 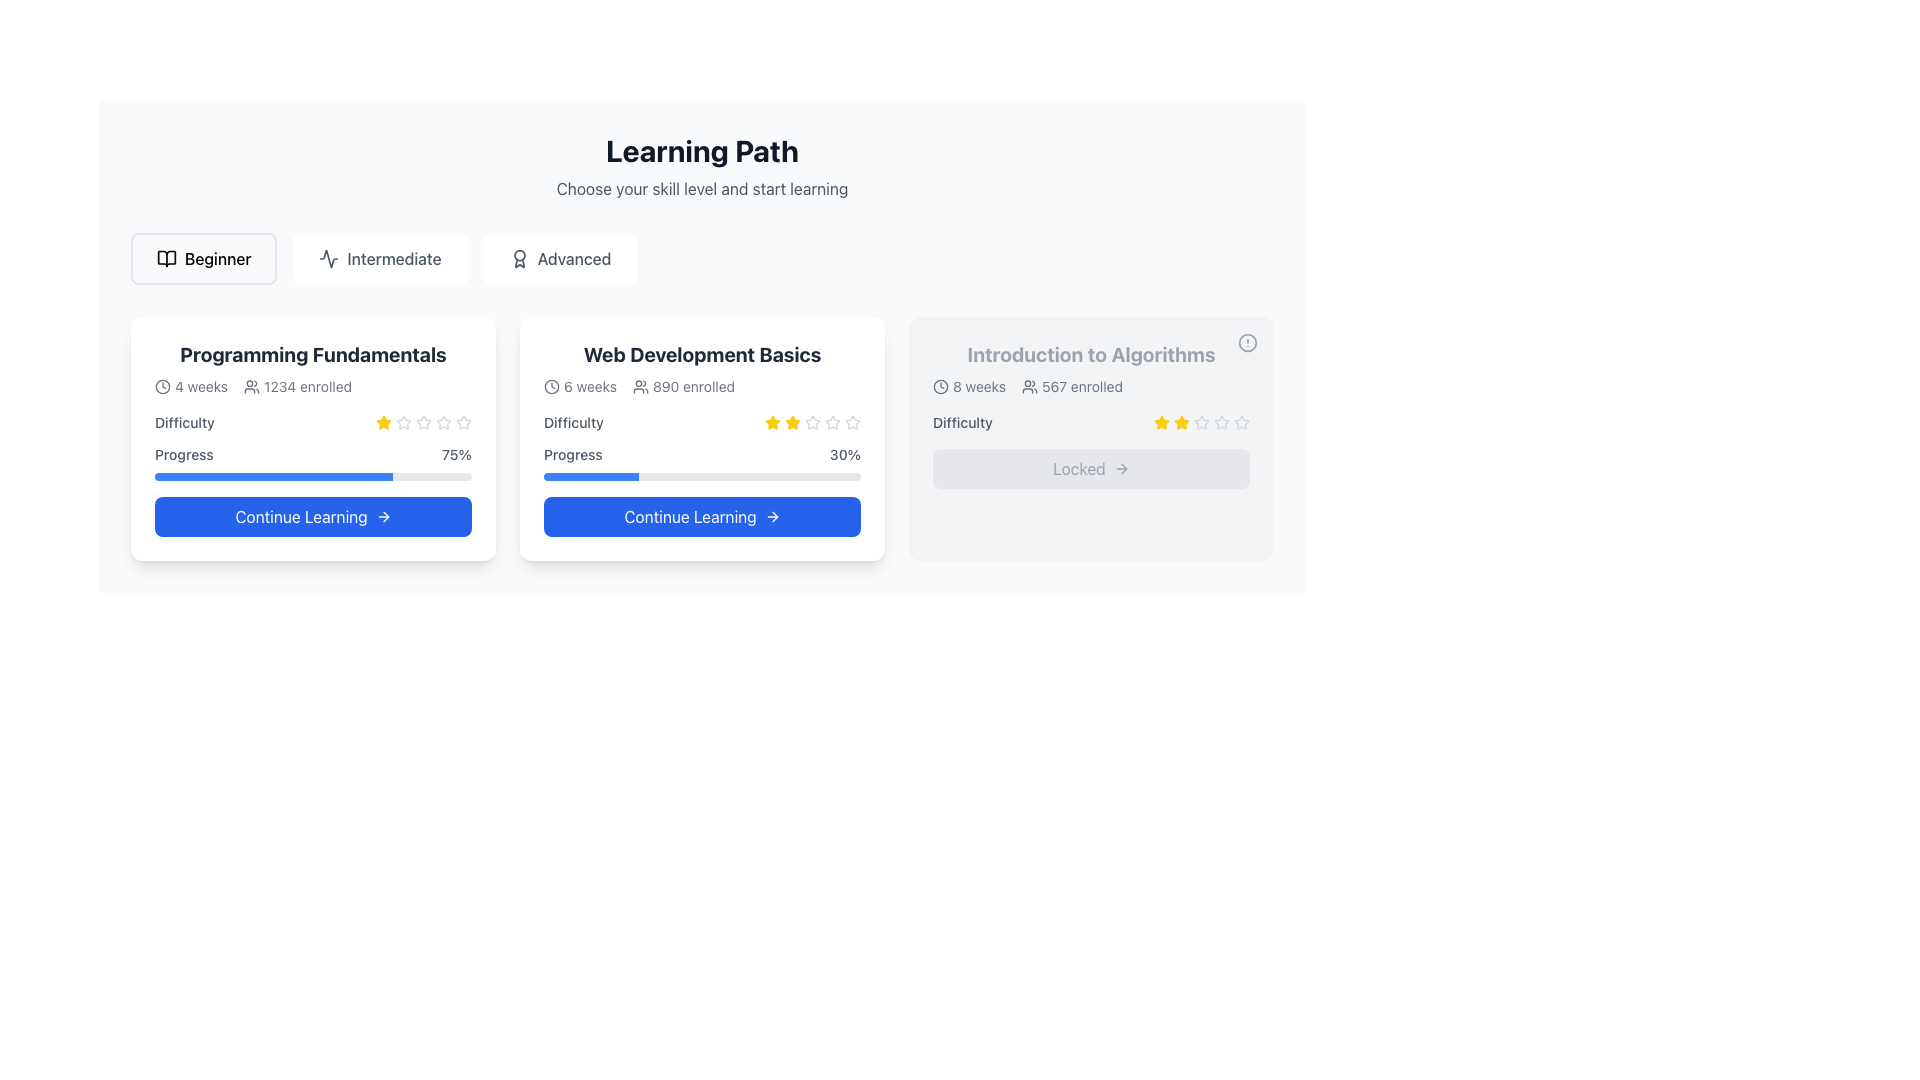 What do you see at coordinates (272, 477) in the screenshot?
I see `the progress bar indicating 75% completion within the 'Programming Fundamentals' card's 'Progress' section` at bounding box center [272, 477].